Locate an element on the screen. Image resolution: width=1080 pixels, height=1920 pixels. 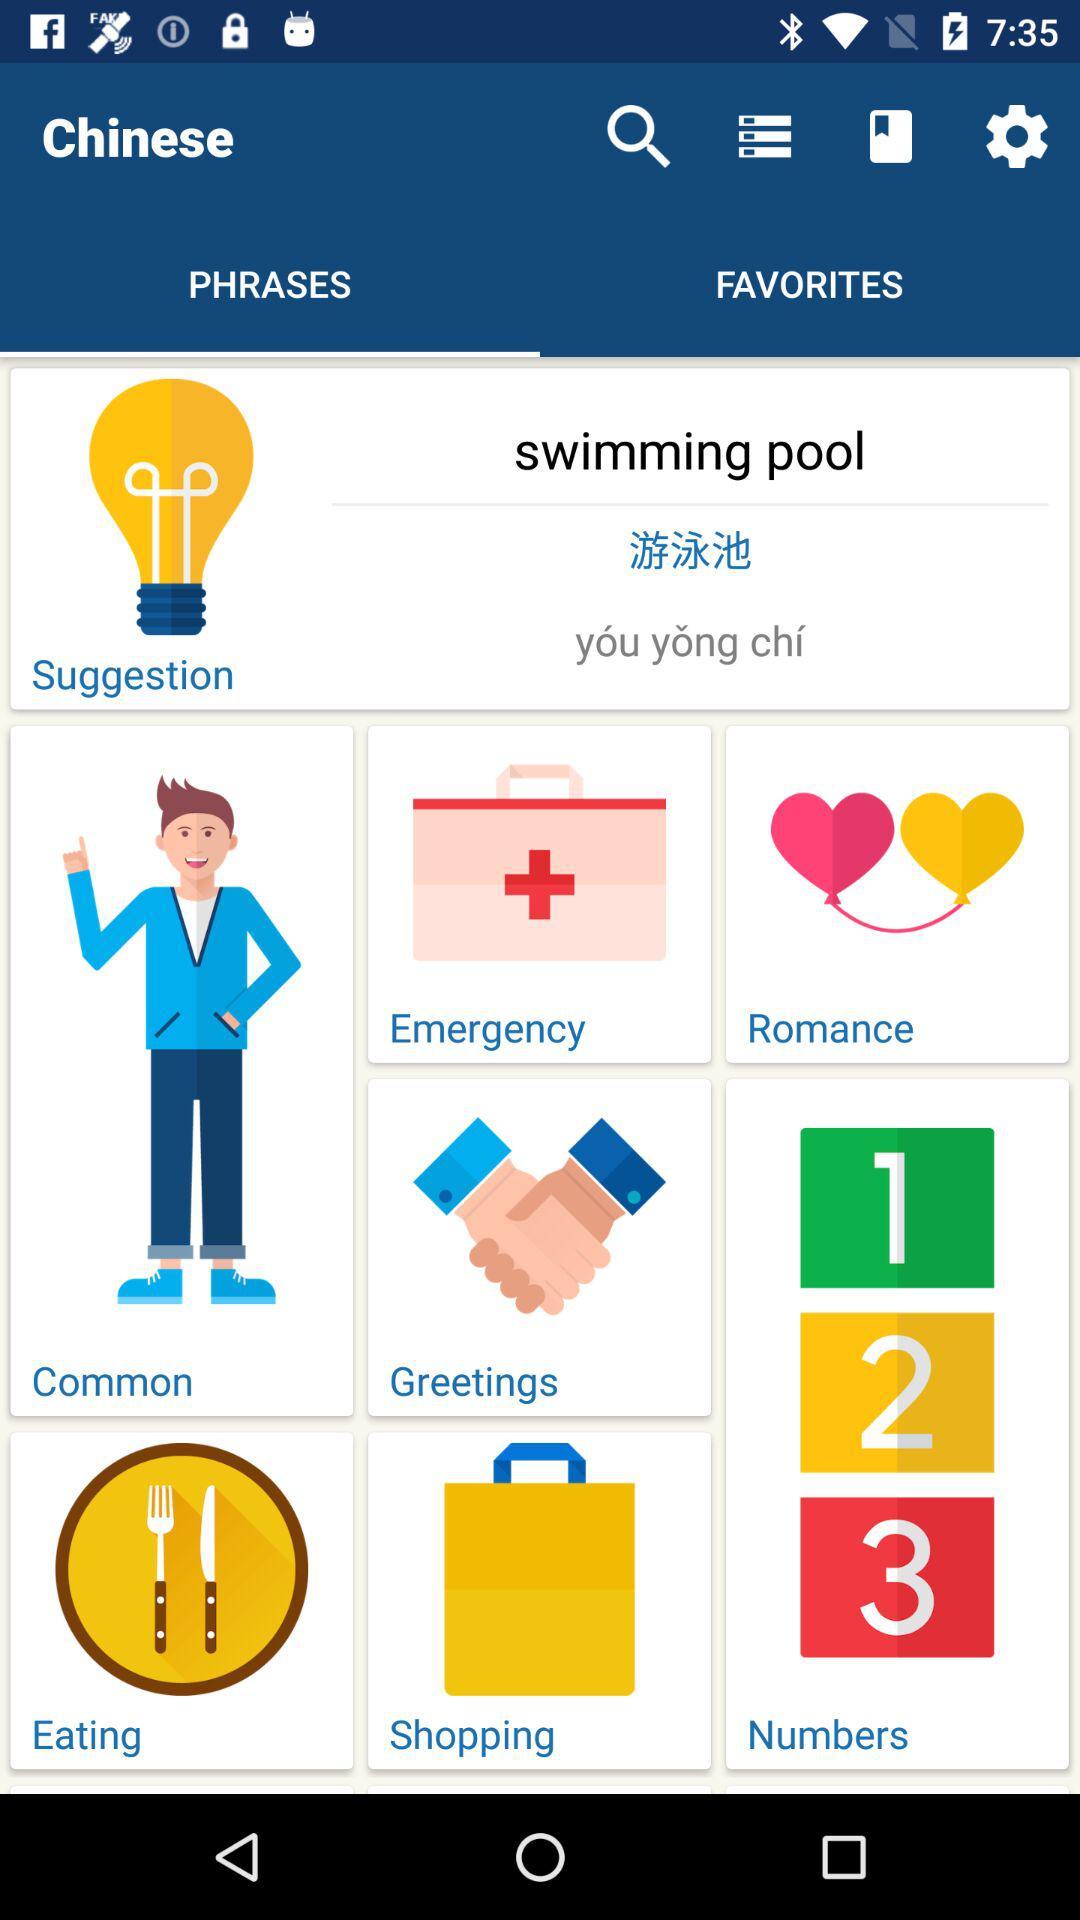
the icon above the favorites is located at coordinates (764, 135).